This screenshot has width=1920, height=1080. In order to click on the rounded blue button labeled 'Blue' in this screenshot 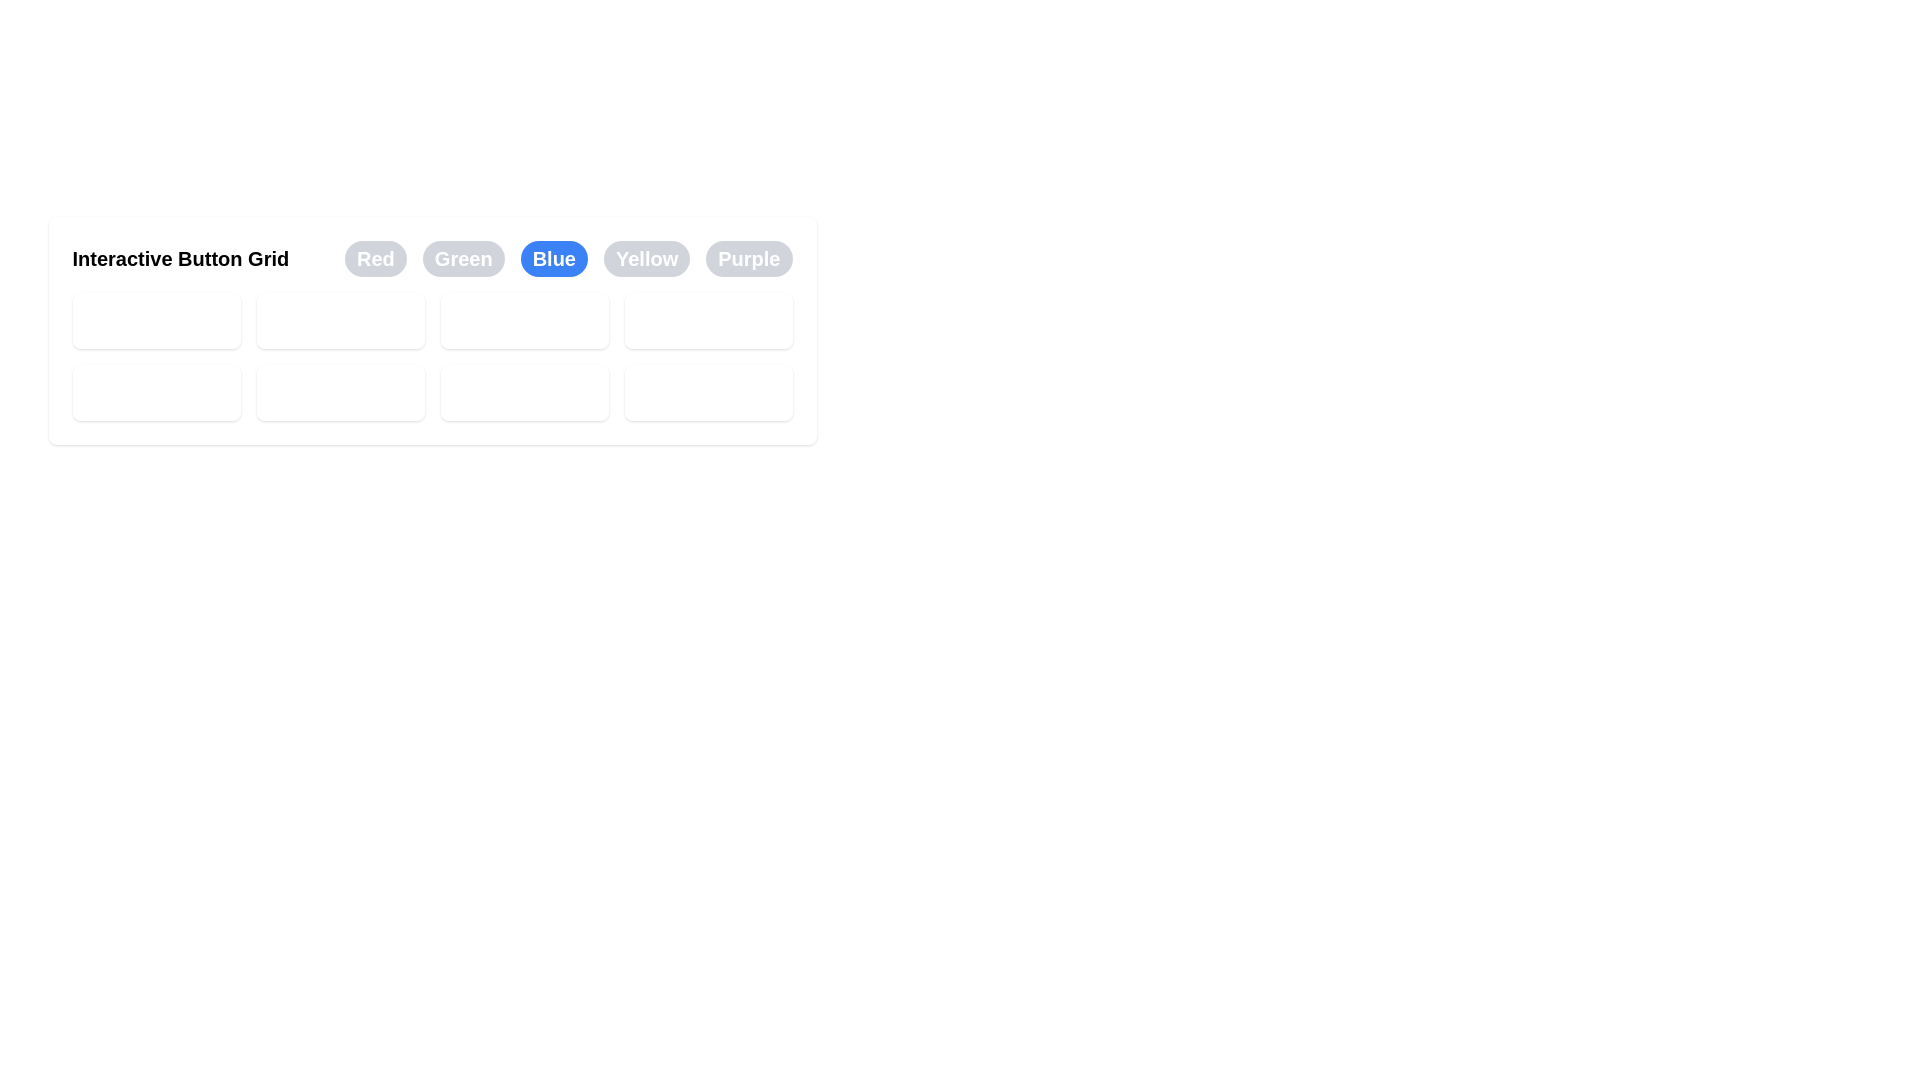, I will do `click(567, 257)`.